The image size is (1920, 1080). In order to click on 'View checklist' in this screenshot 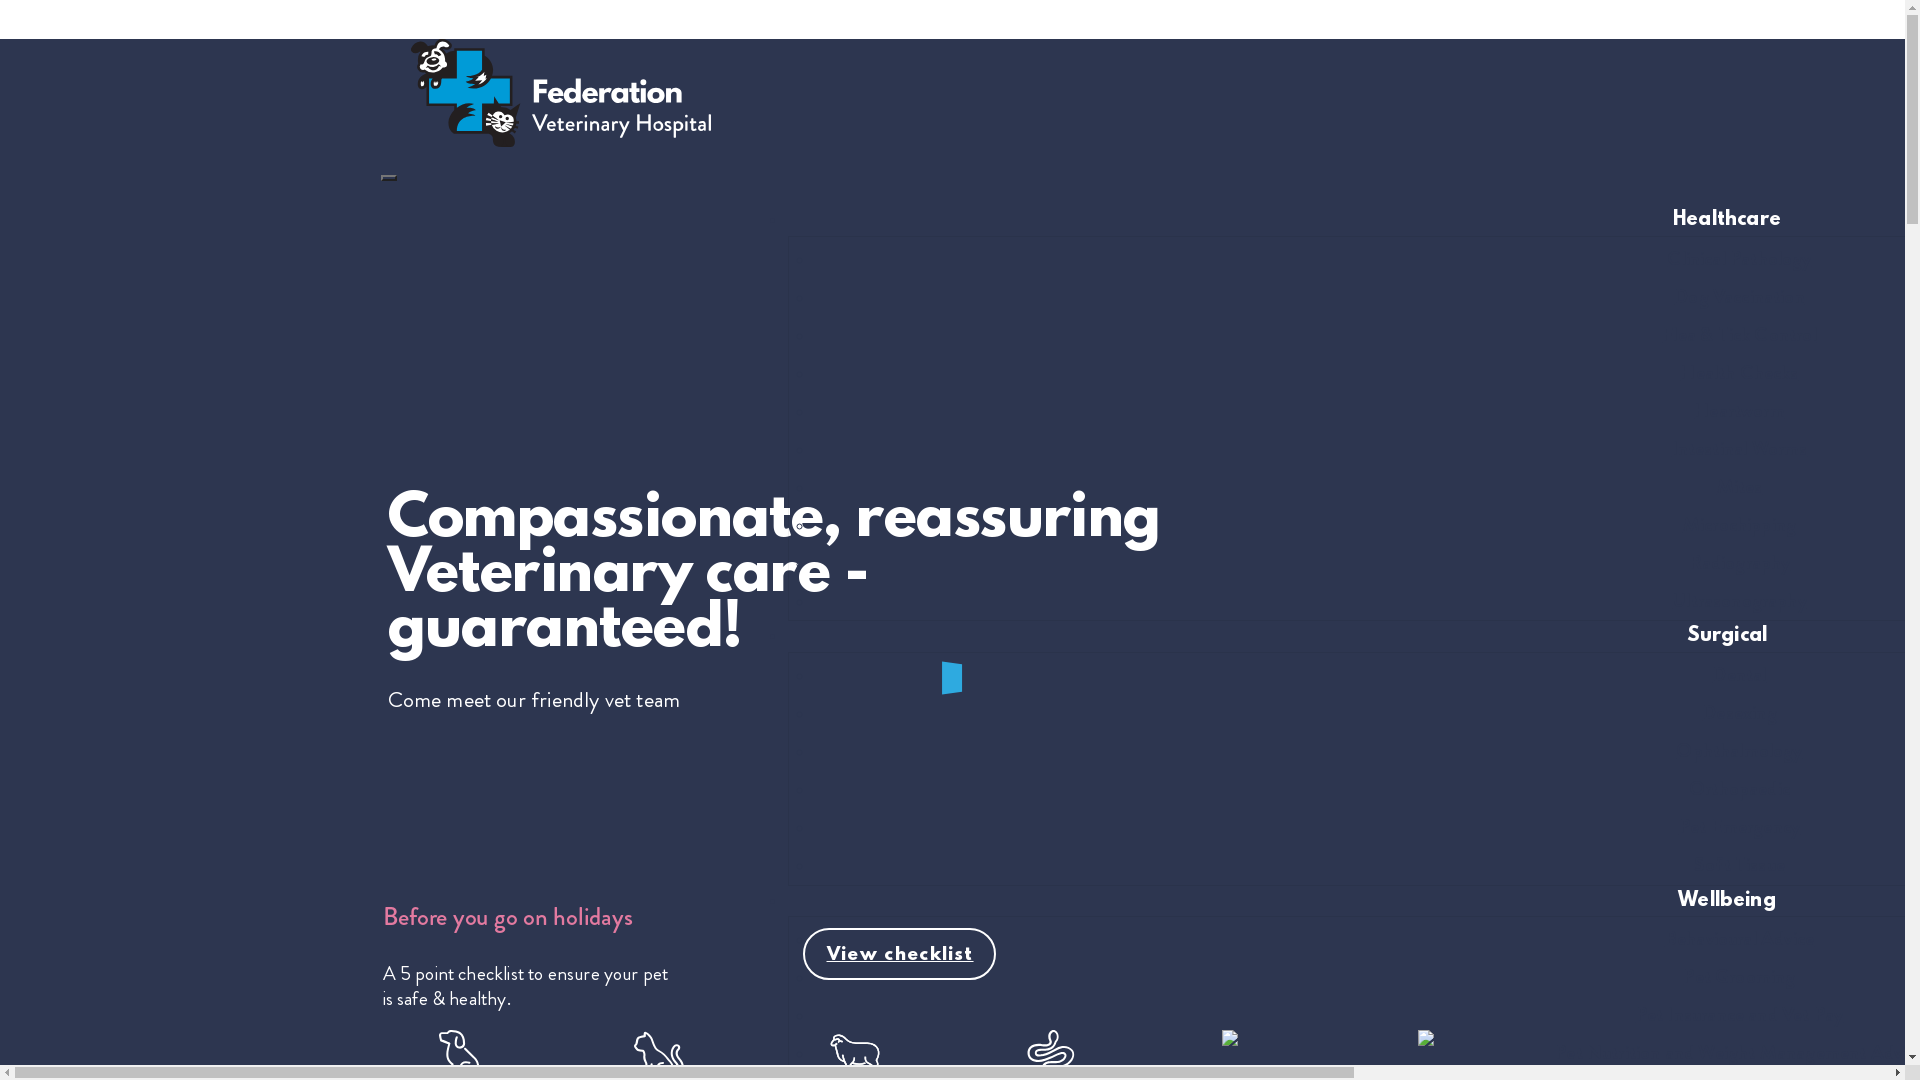, I will do `click(801, 952)`.